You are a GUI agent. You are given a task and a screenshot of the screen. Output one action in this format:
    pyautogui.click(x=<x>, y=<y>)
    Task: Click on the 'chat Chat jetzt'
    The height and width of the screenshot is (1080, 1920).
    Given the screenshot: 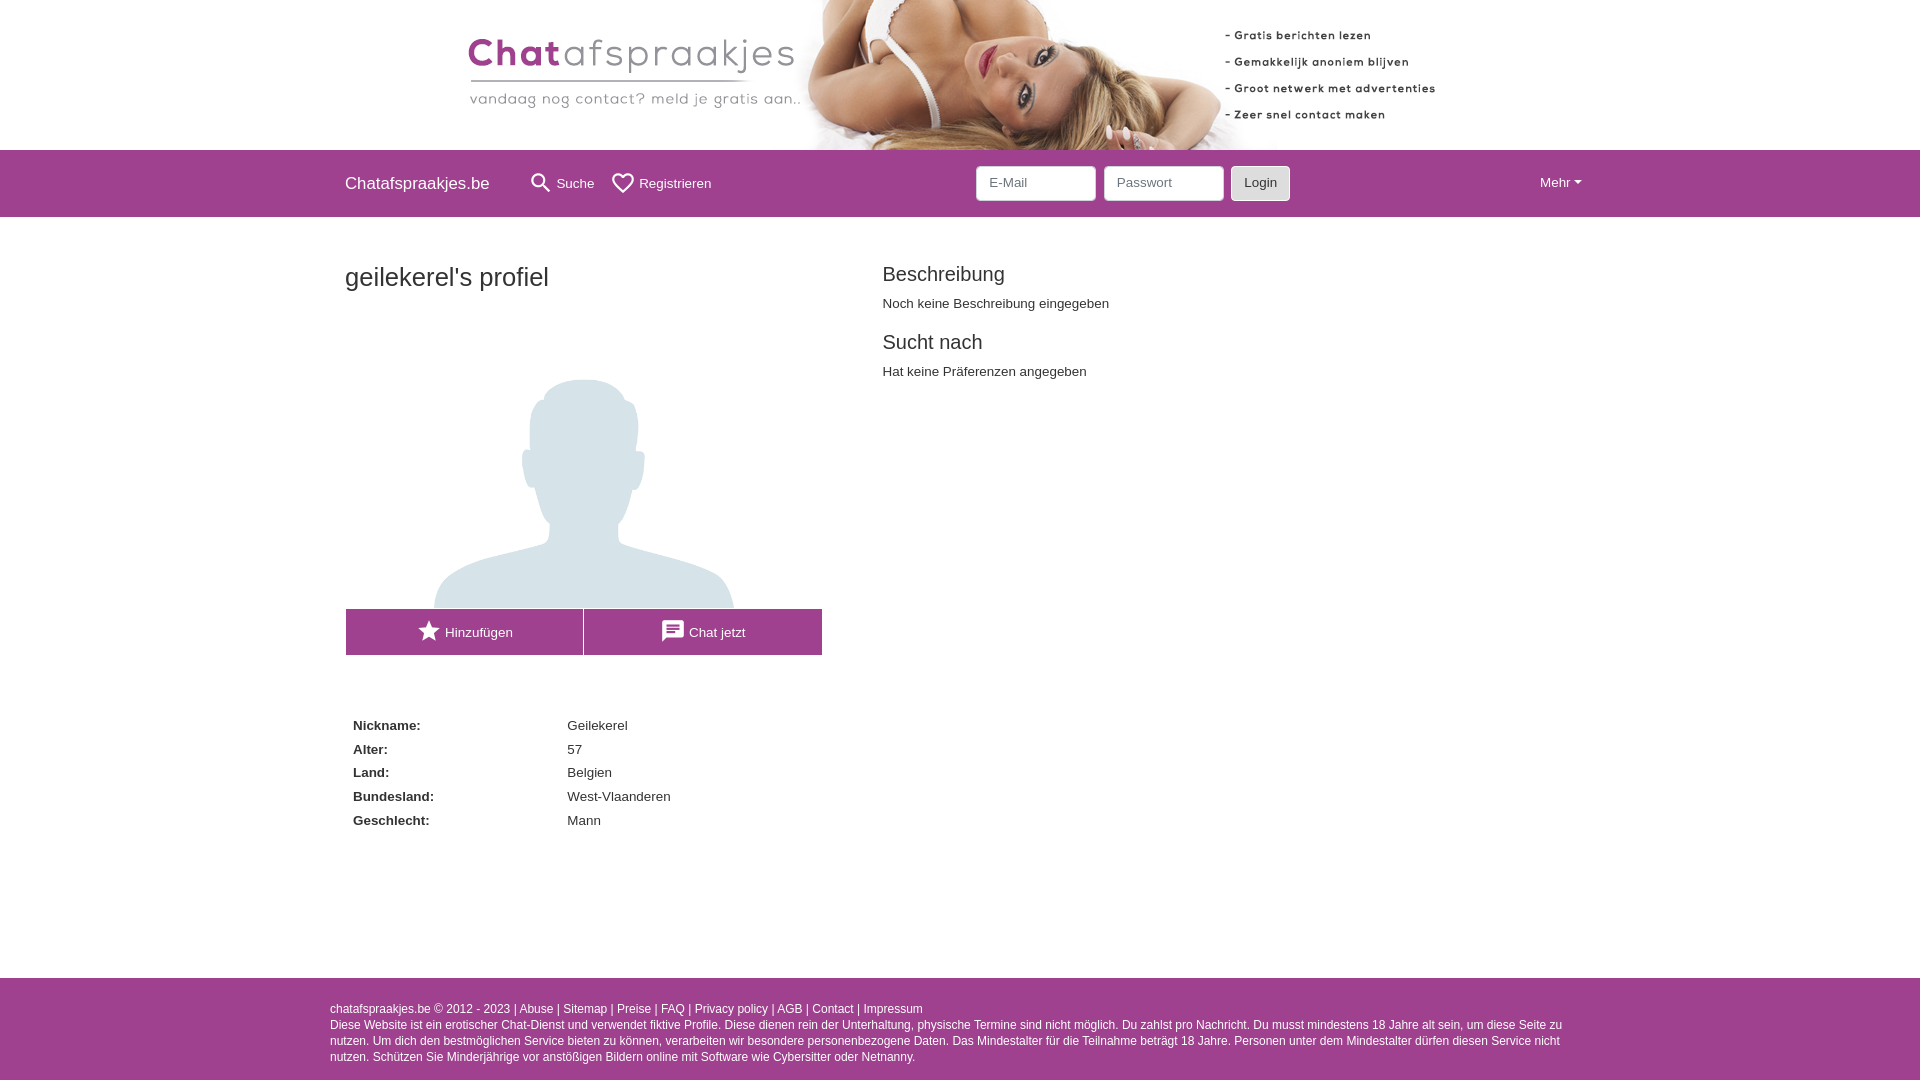 What is the action you would take?
    pyautogui.click(x=703, y=632)
    